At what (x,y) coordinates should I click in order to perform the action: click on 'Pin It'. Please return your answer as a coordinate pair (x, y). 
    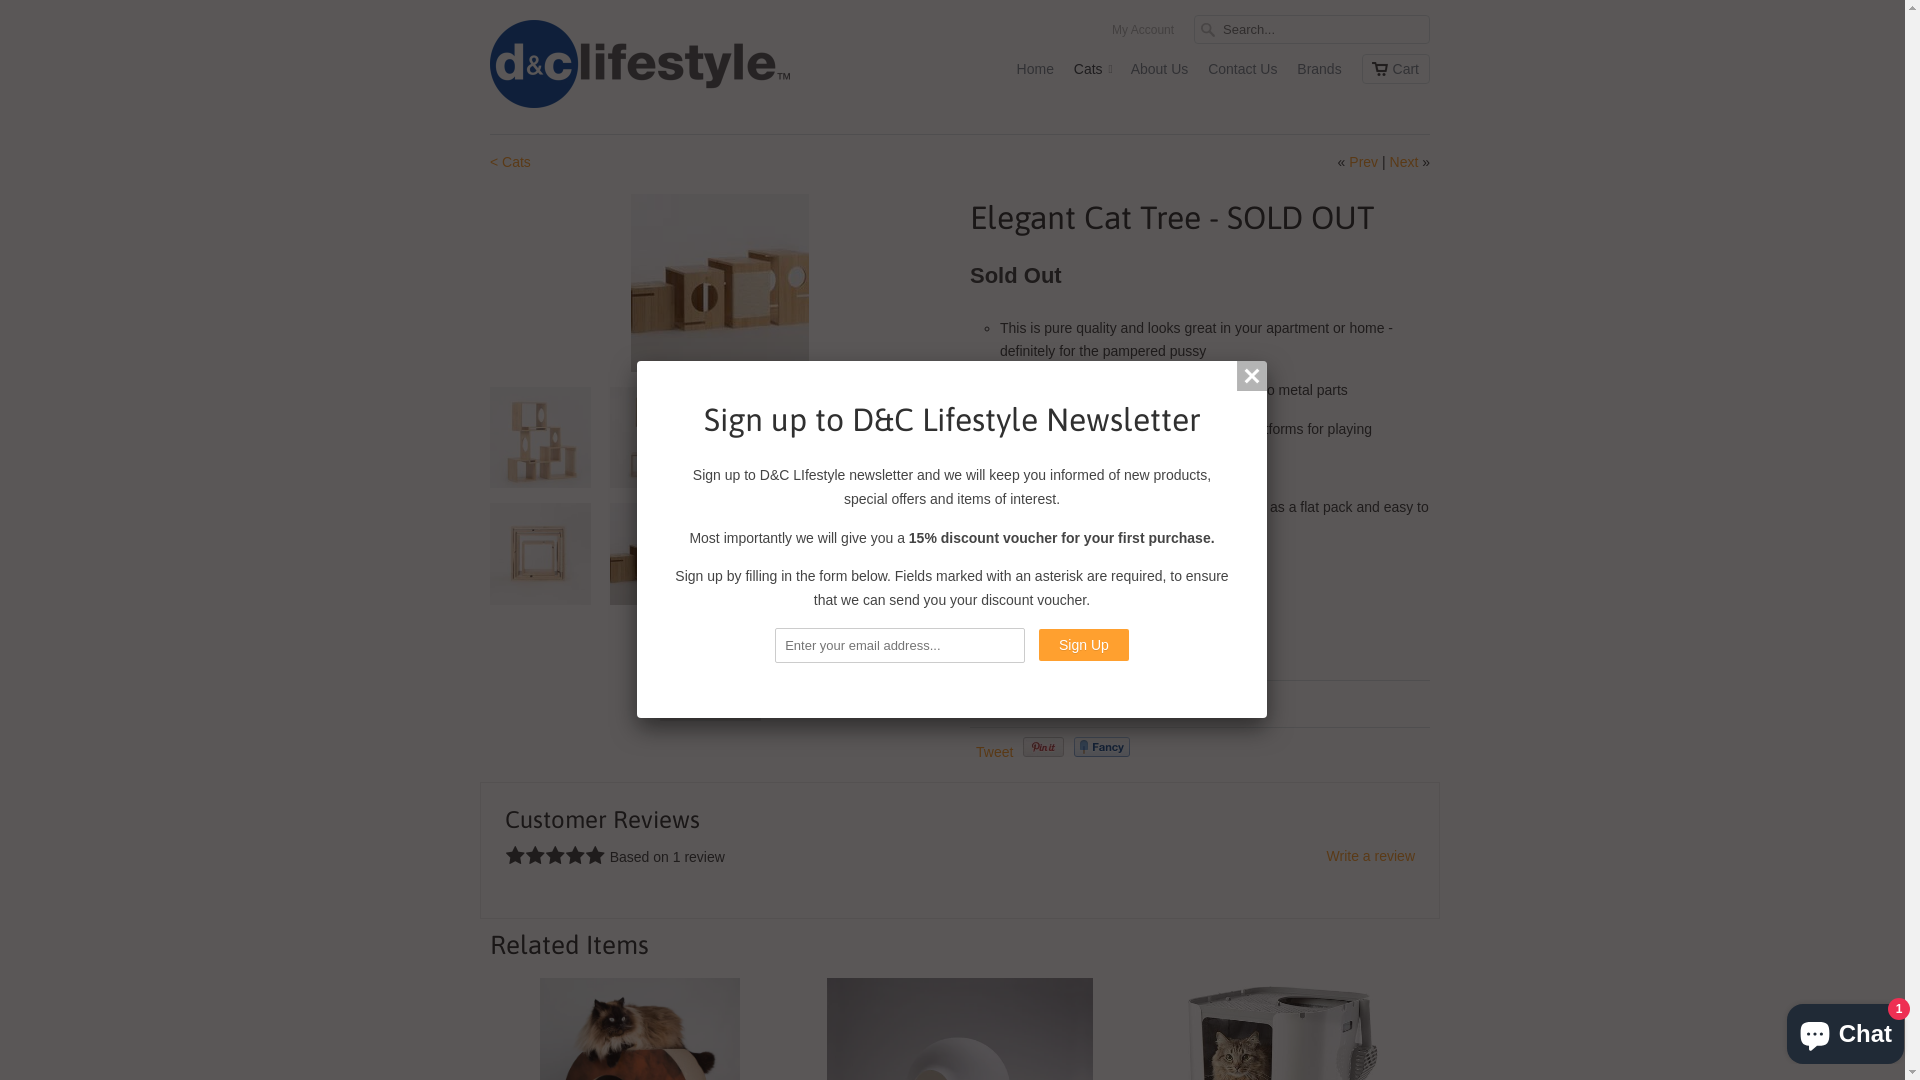
    Looking at the image, I should click on (1042, 747).